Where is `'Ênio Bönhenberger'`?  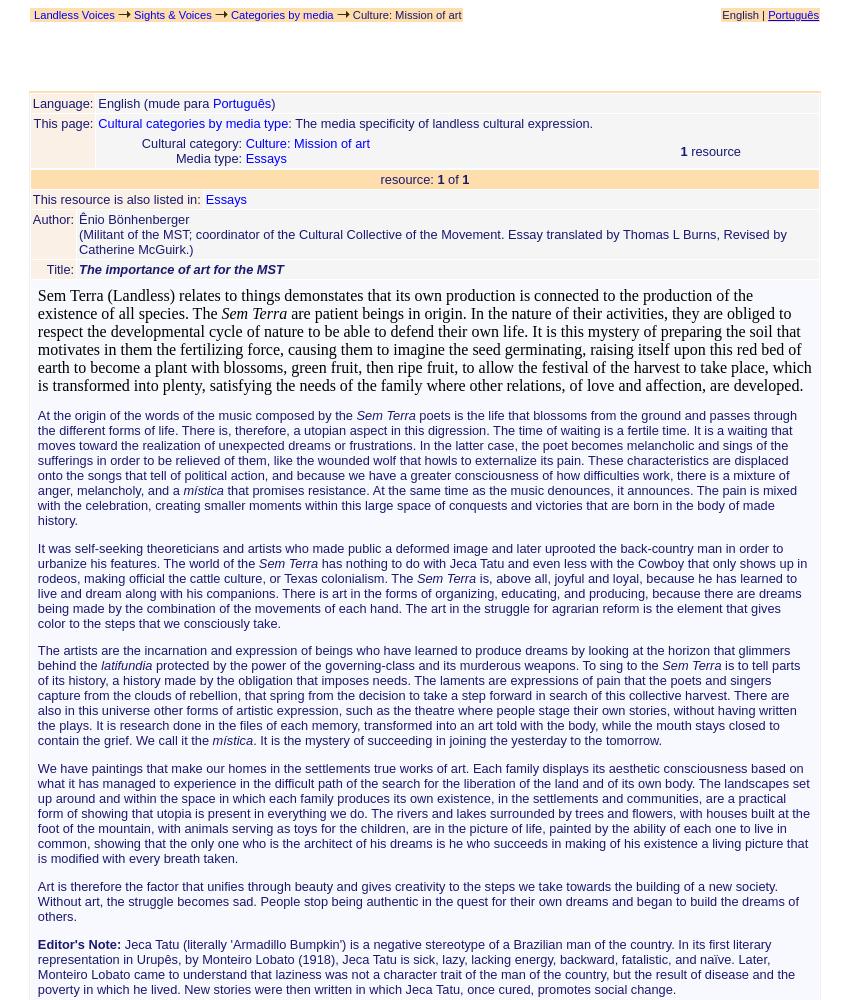
'Ênio Bönhenberger' is located at coordinates (78, 218).